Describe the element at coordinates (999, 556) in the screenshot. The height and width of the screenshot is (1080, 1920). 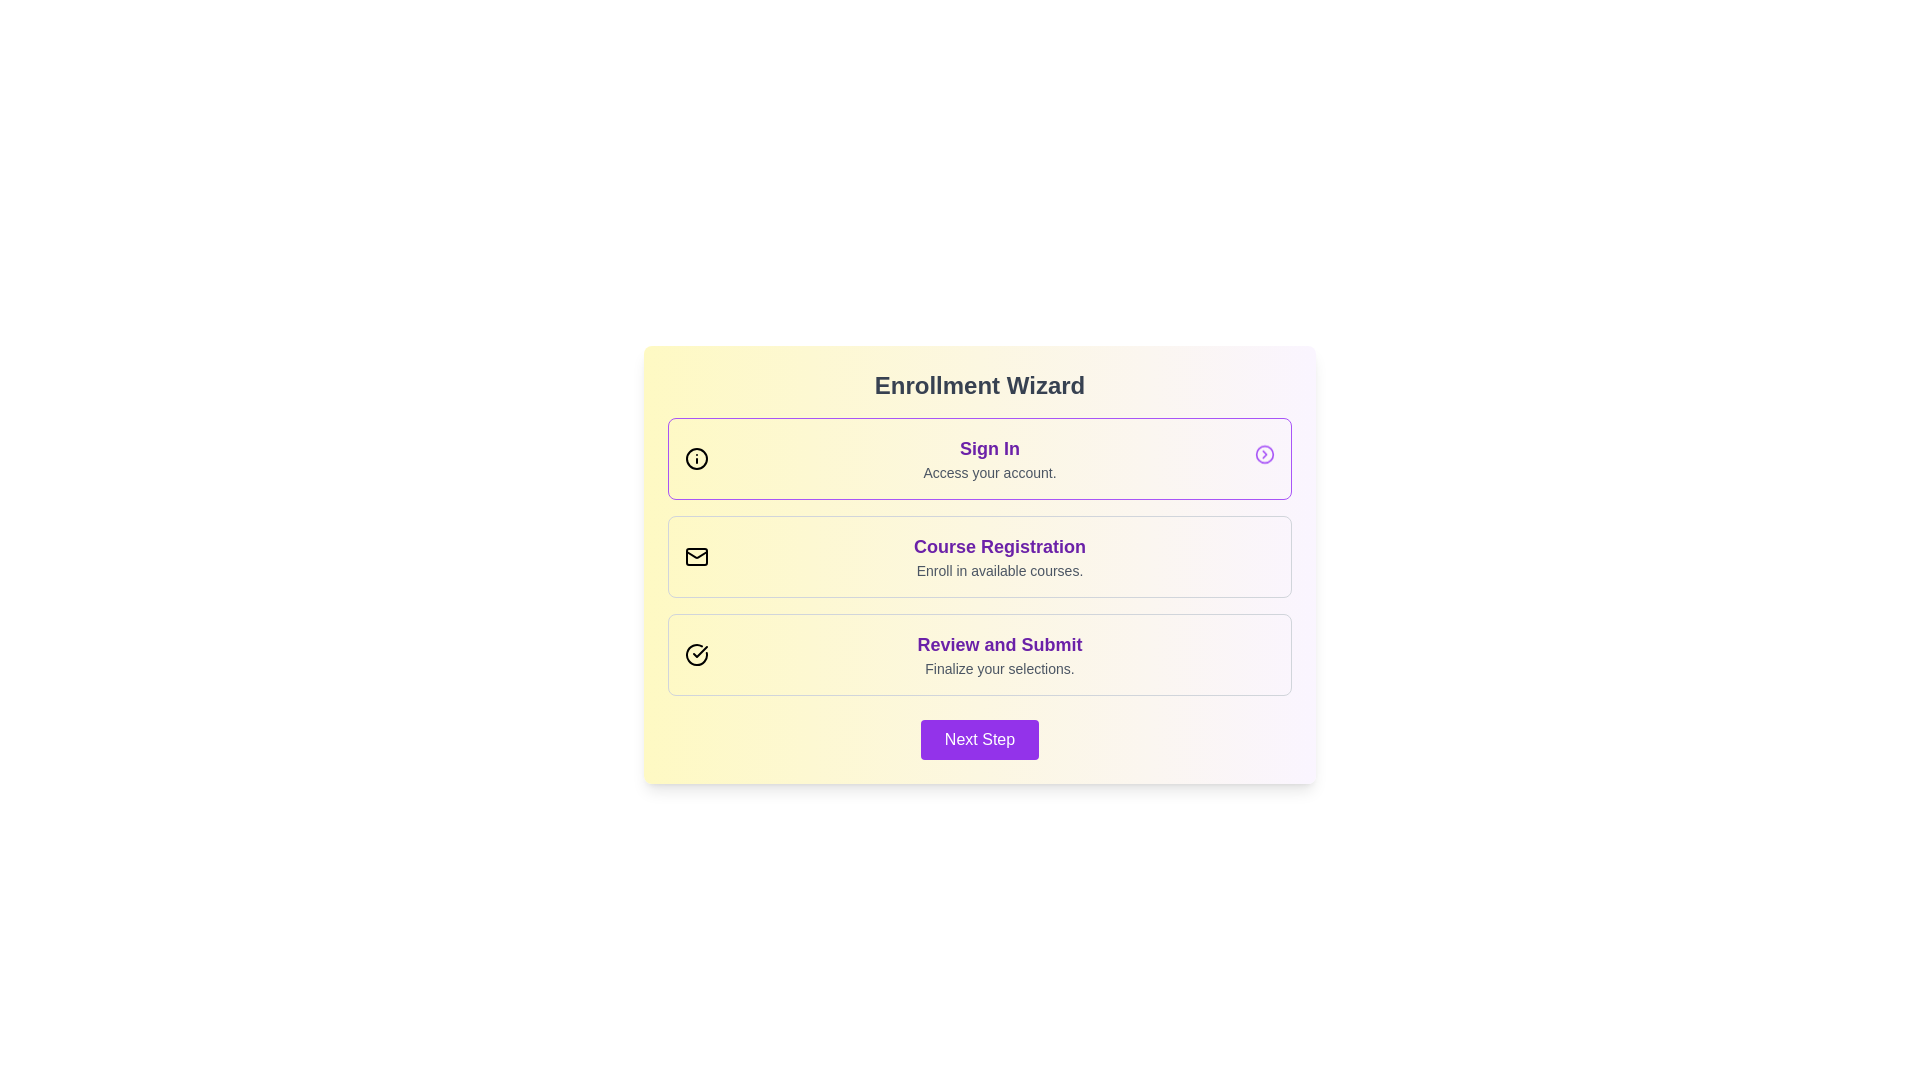
I see `text block that displays 'Course Registration' in bold purple font and 'Enroll in available courses.' in gray font, located in the middle section of the card layout between 'Sign In' and 'Review and Submit'` at that location.